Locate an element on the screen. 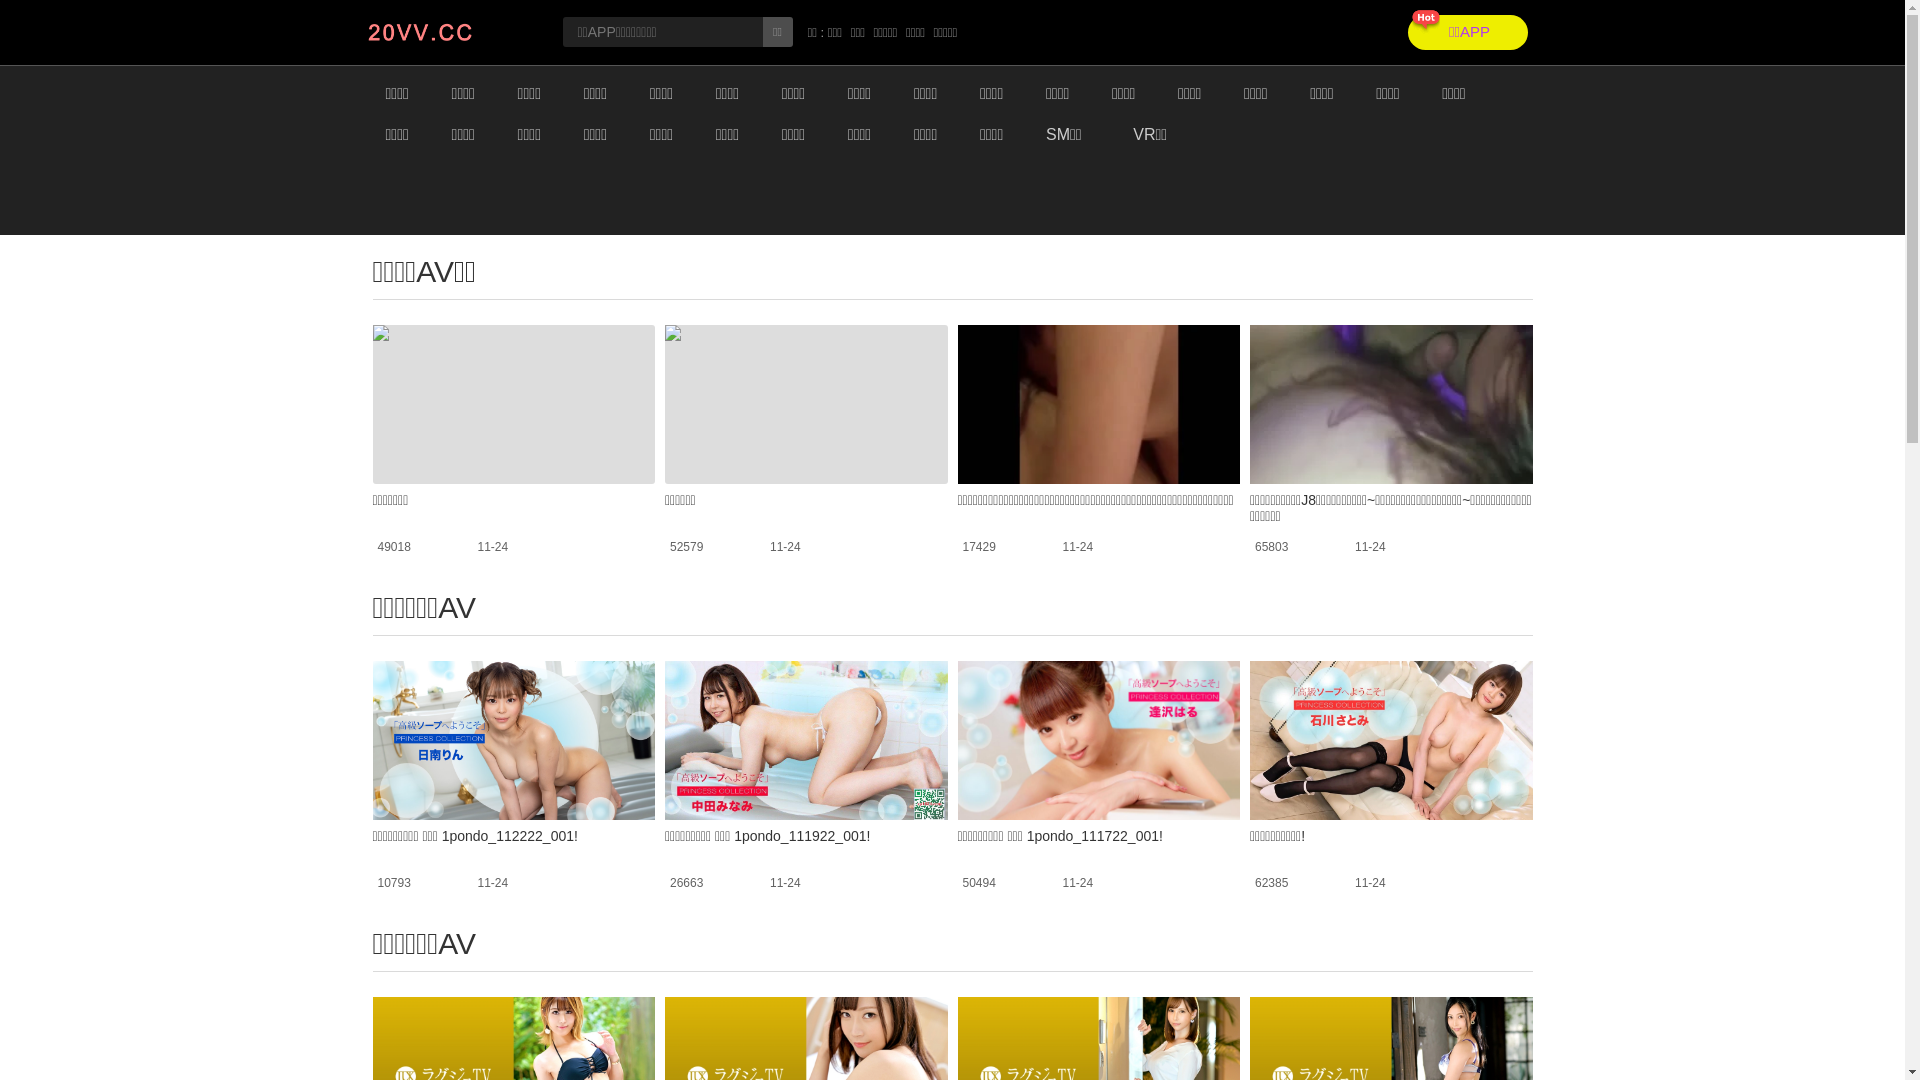  'static/images/logo.jpg' is located at coordinates (447, 32).